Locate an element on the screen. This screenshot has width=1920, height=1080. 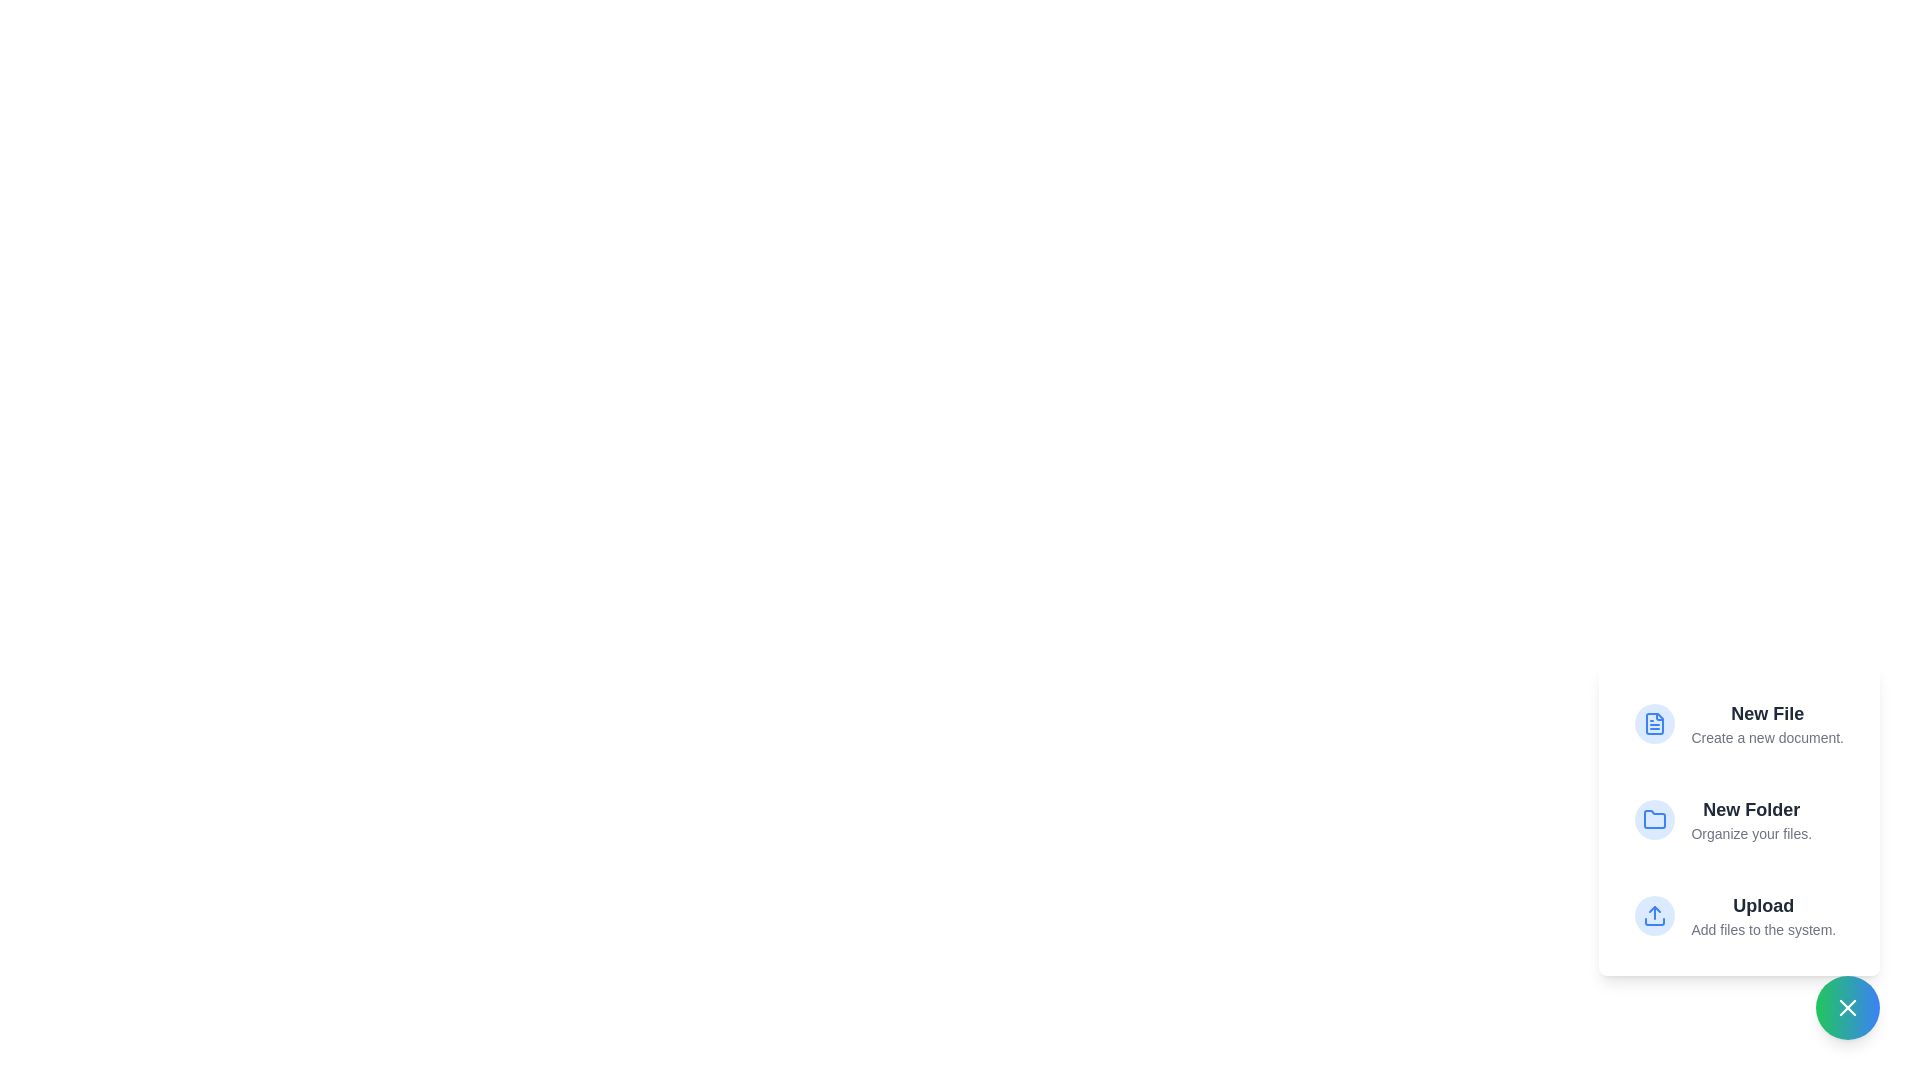
the menu option New Folder to highlight it is located at coordinates (1738, 820).